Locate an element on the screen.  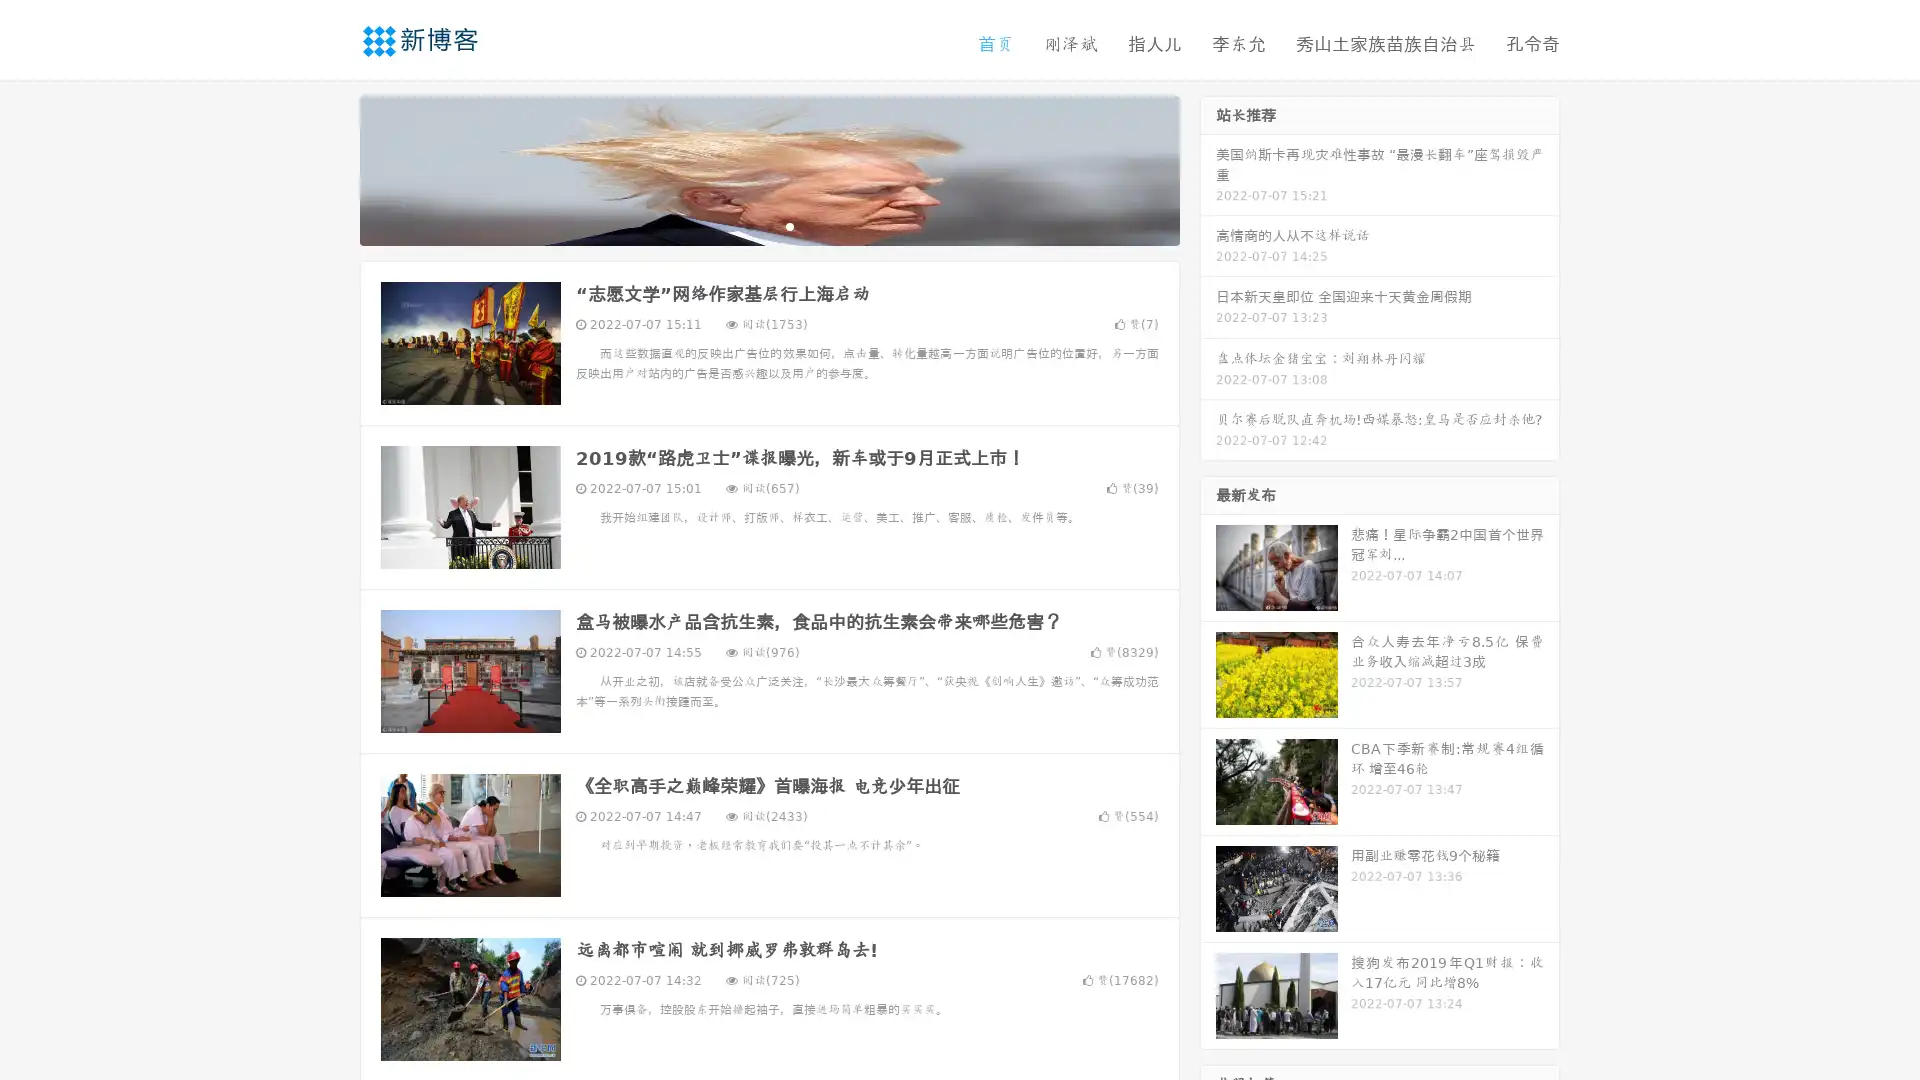
Next slide is located at coordinates (1208, 168).